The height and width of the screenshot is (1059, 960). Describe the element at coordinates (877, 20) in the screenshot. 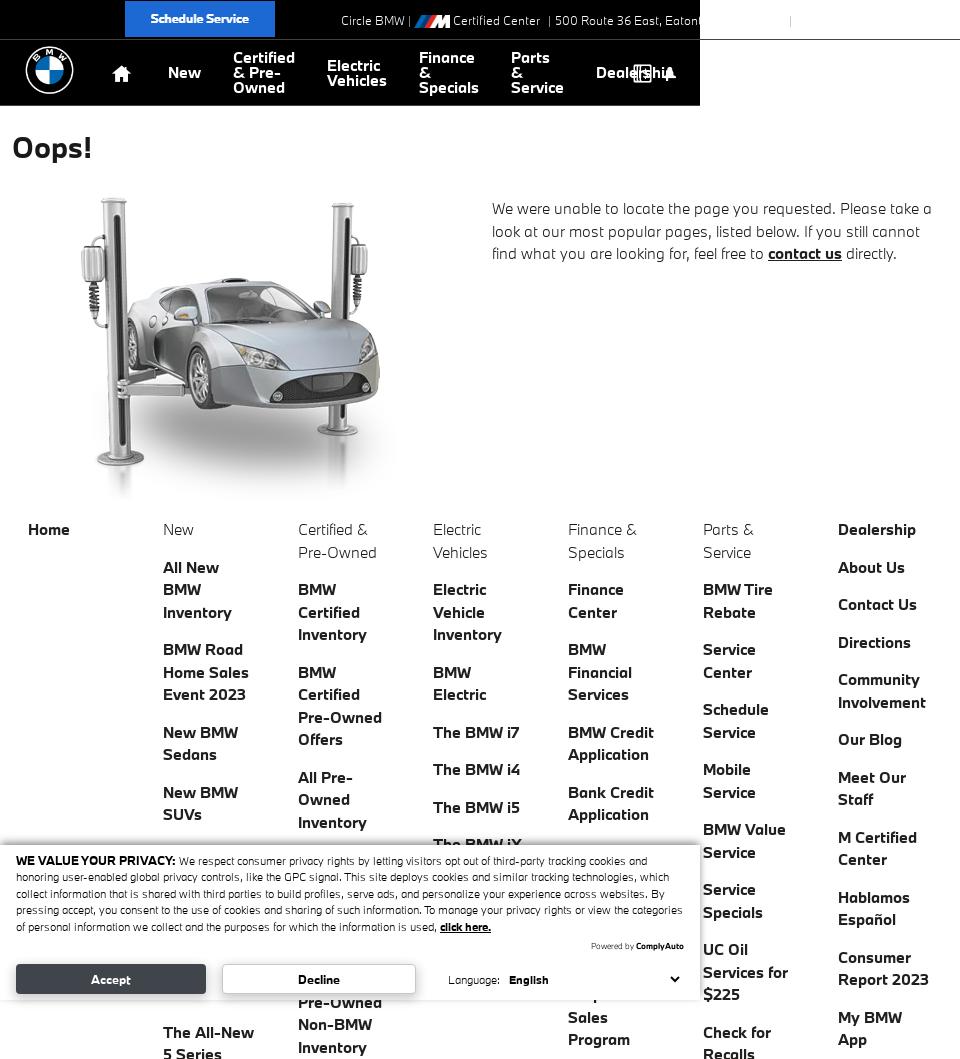

I see `'(732)820-4053'` at that location.